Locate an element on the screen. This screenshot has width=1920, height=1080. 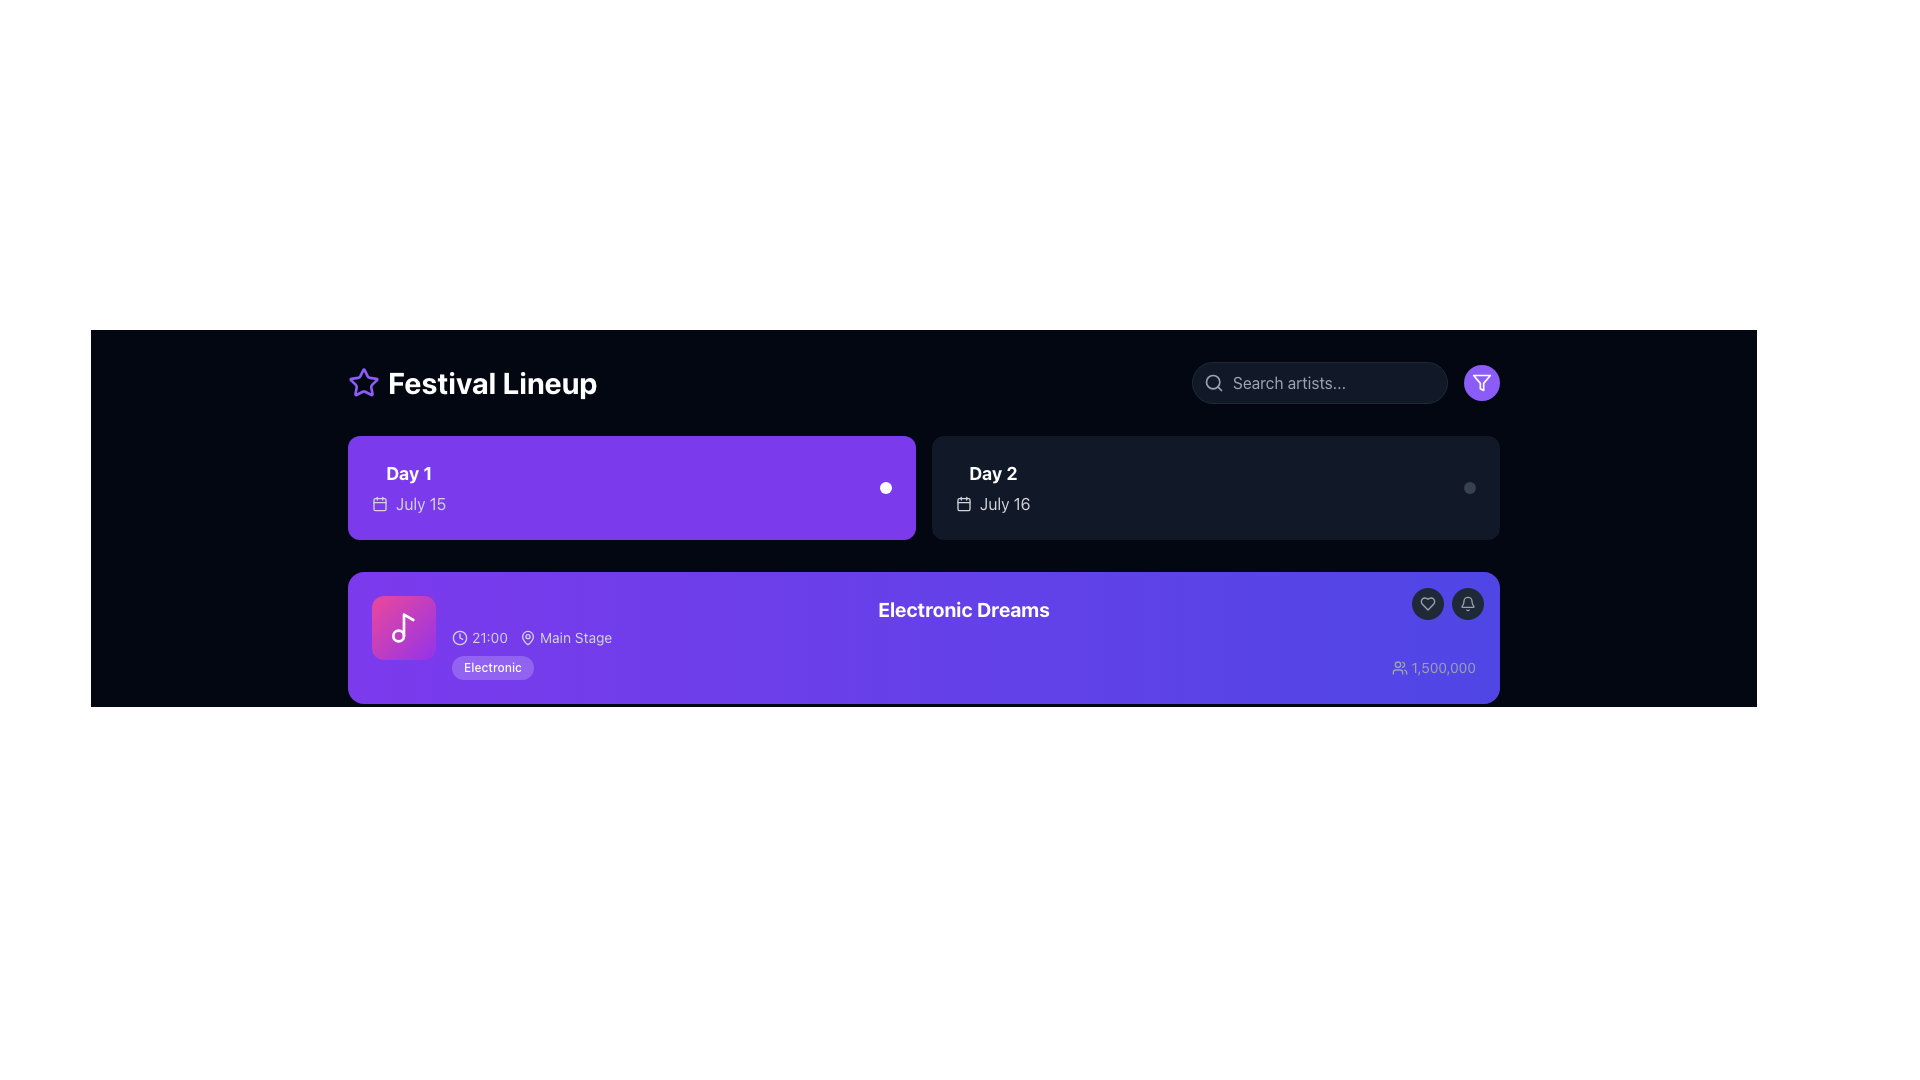
the heart icon located in the top right region of the interface is located at coordinates (1427, 603).